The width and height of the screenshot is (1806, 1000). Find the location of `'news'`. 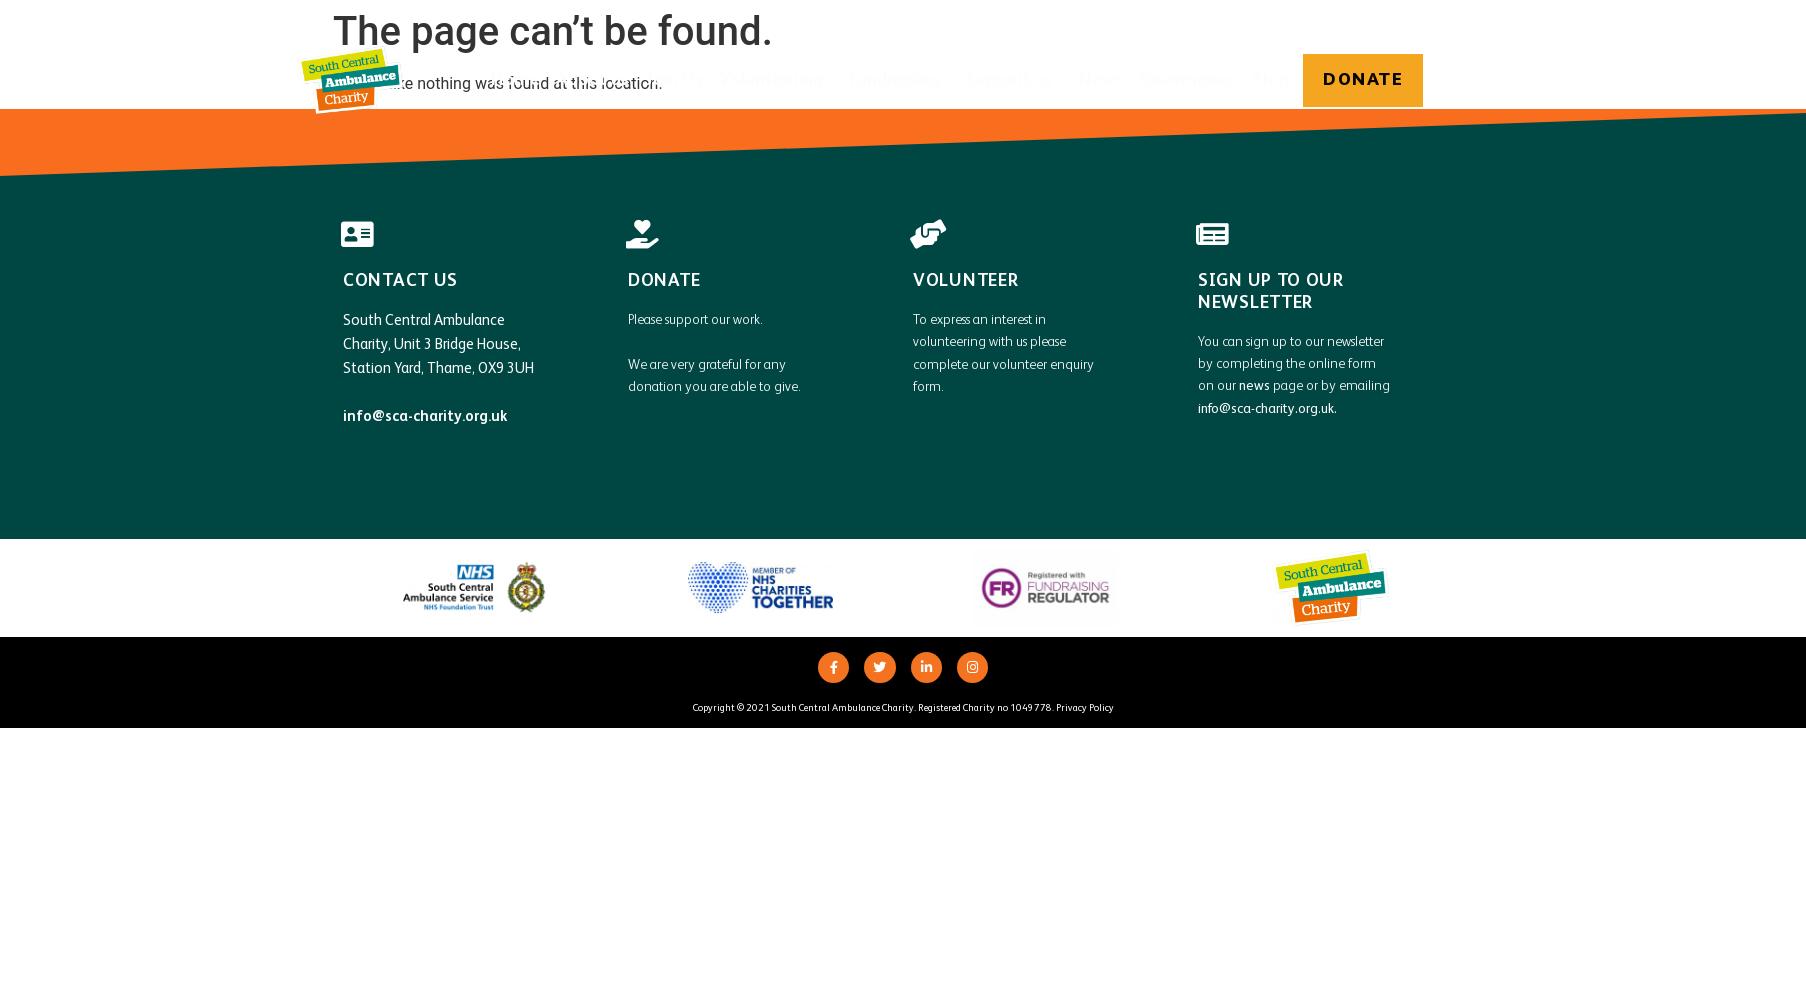

'news' is located at coordinates (1238, 386).